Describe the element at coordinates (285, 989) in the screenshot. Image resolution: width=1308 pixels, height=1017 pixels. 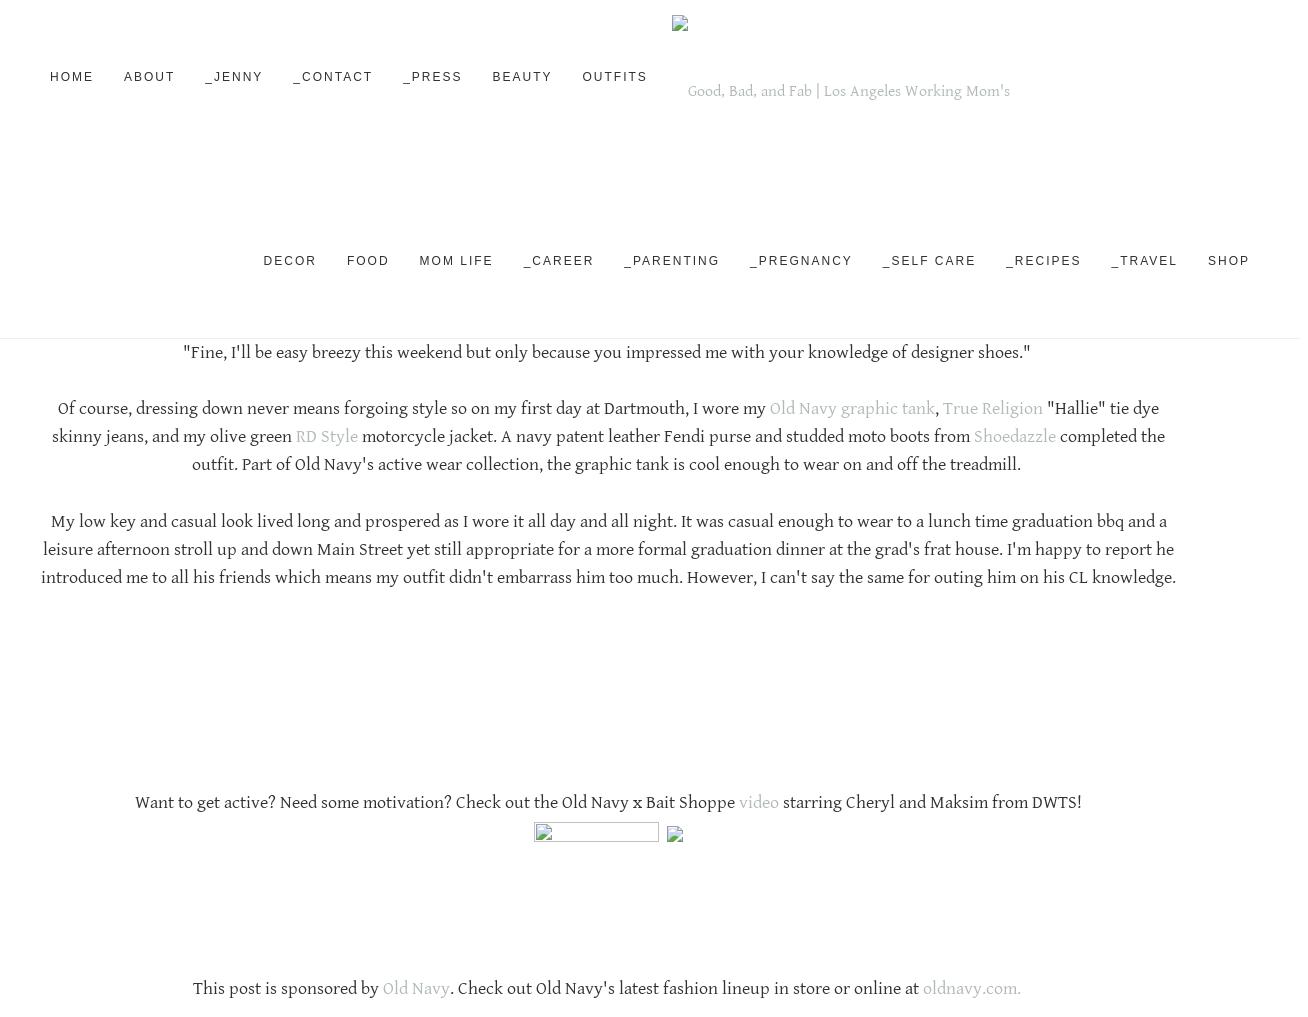
I see `'This post is sponsored by'` at that location.